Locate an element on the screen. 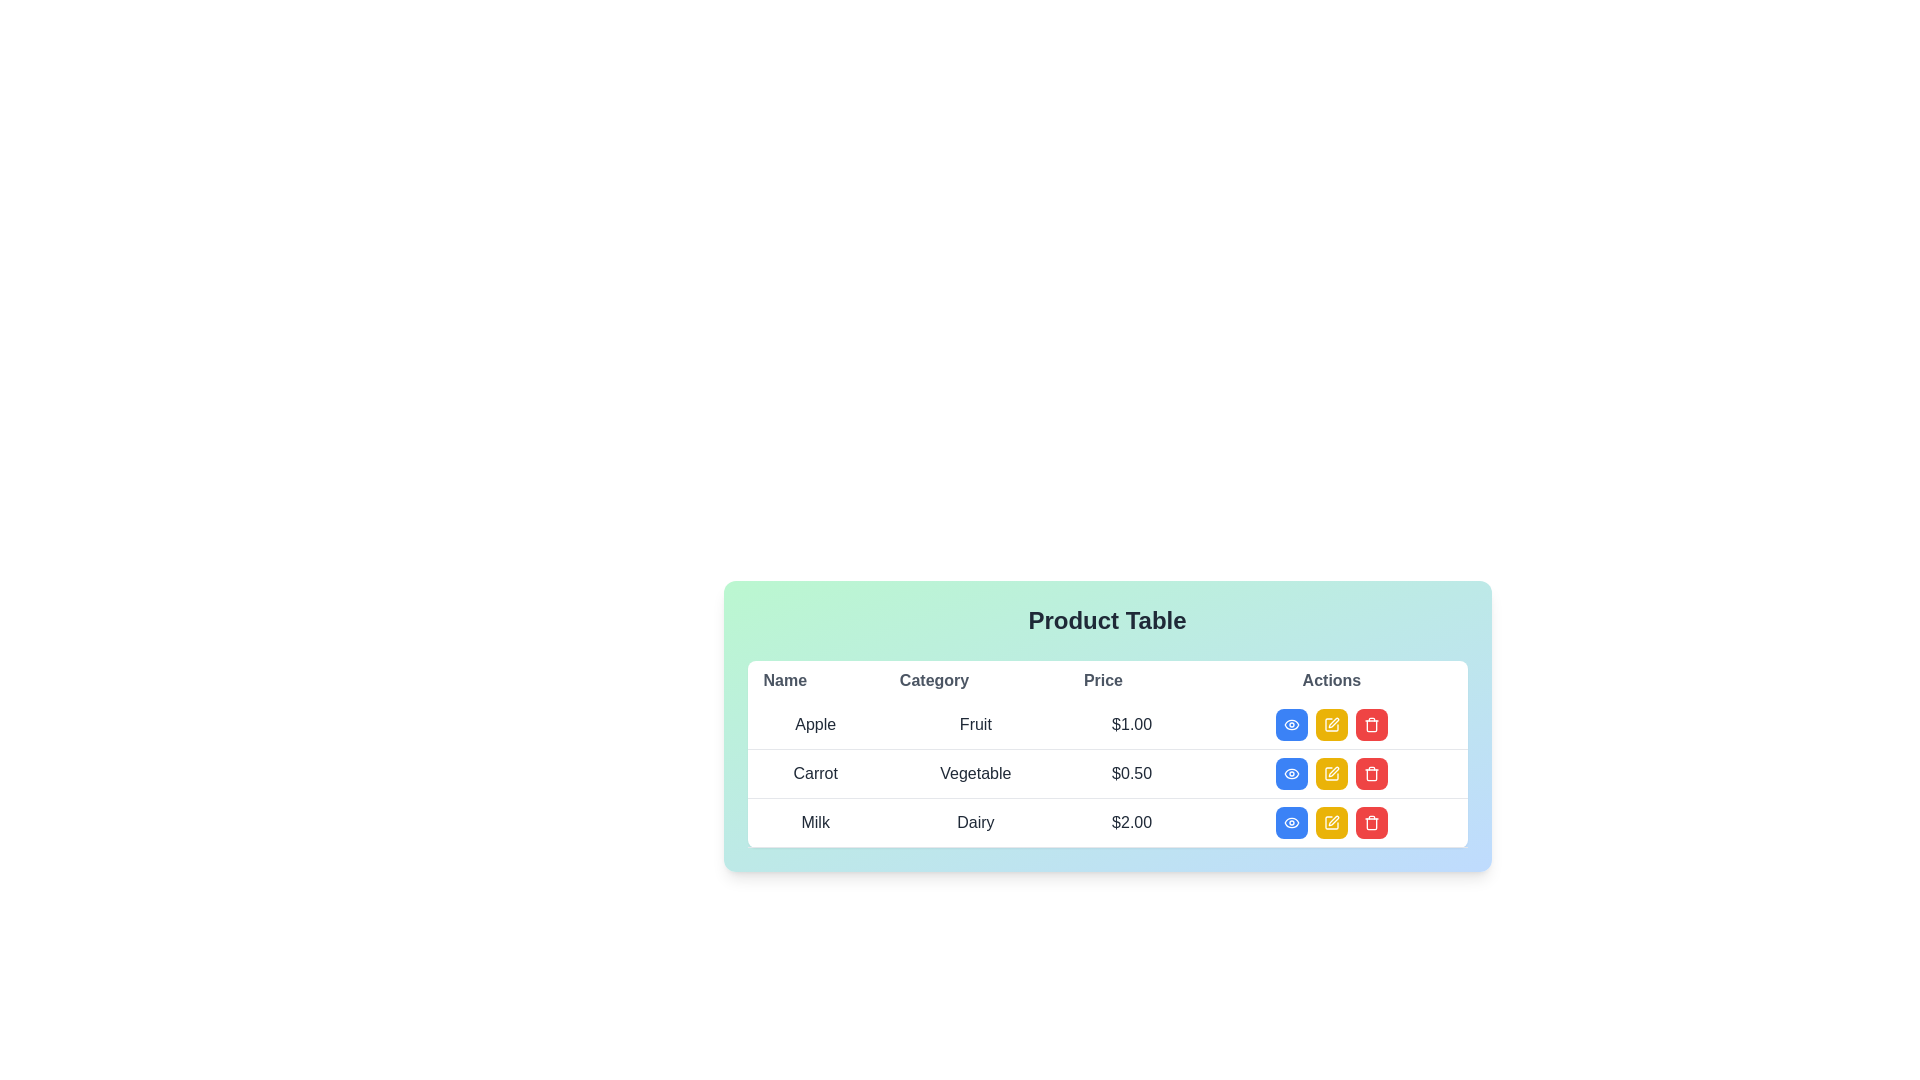 The height and width of the screenshot is (1080, 1920). the 'view' button located in the 'Actions' column of the second row, corresponding to the 'Vegetable' category priced at '$0.50' is located at coordinates (1291, 773).